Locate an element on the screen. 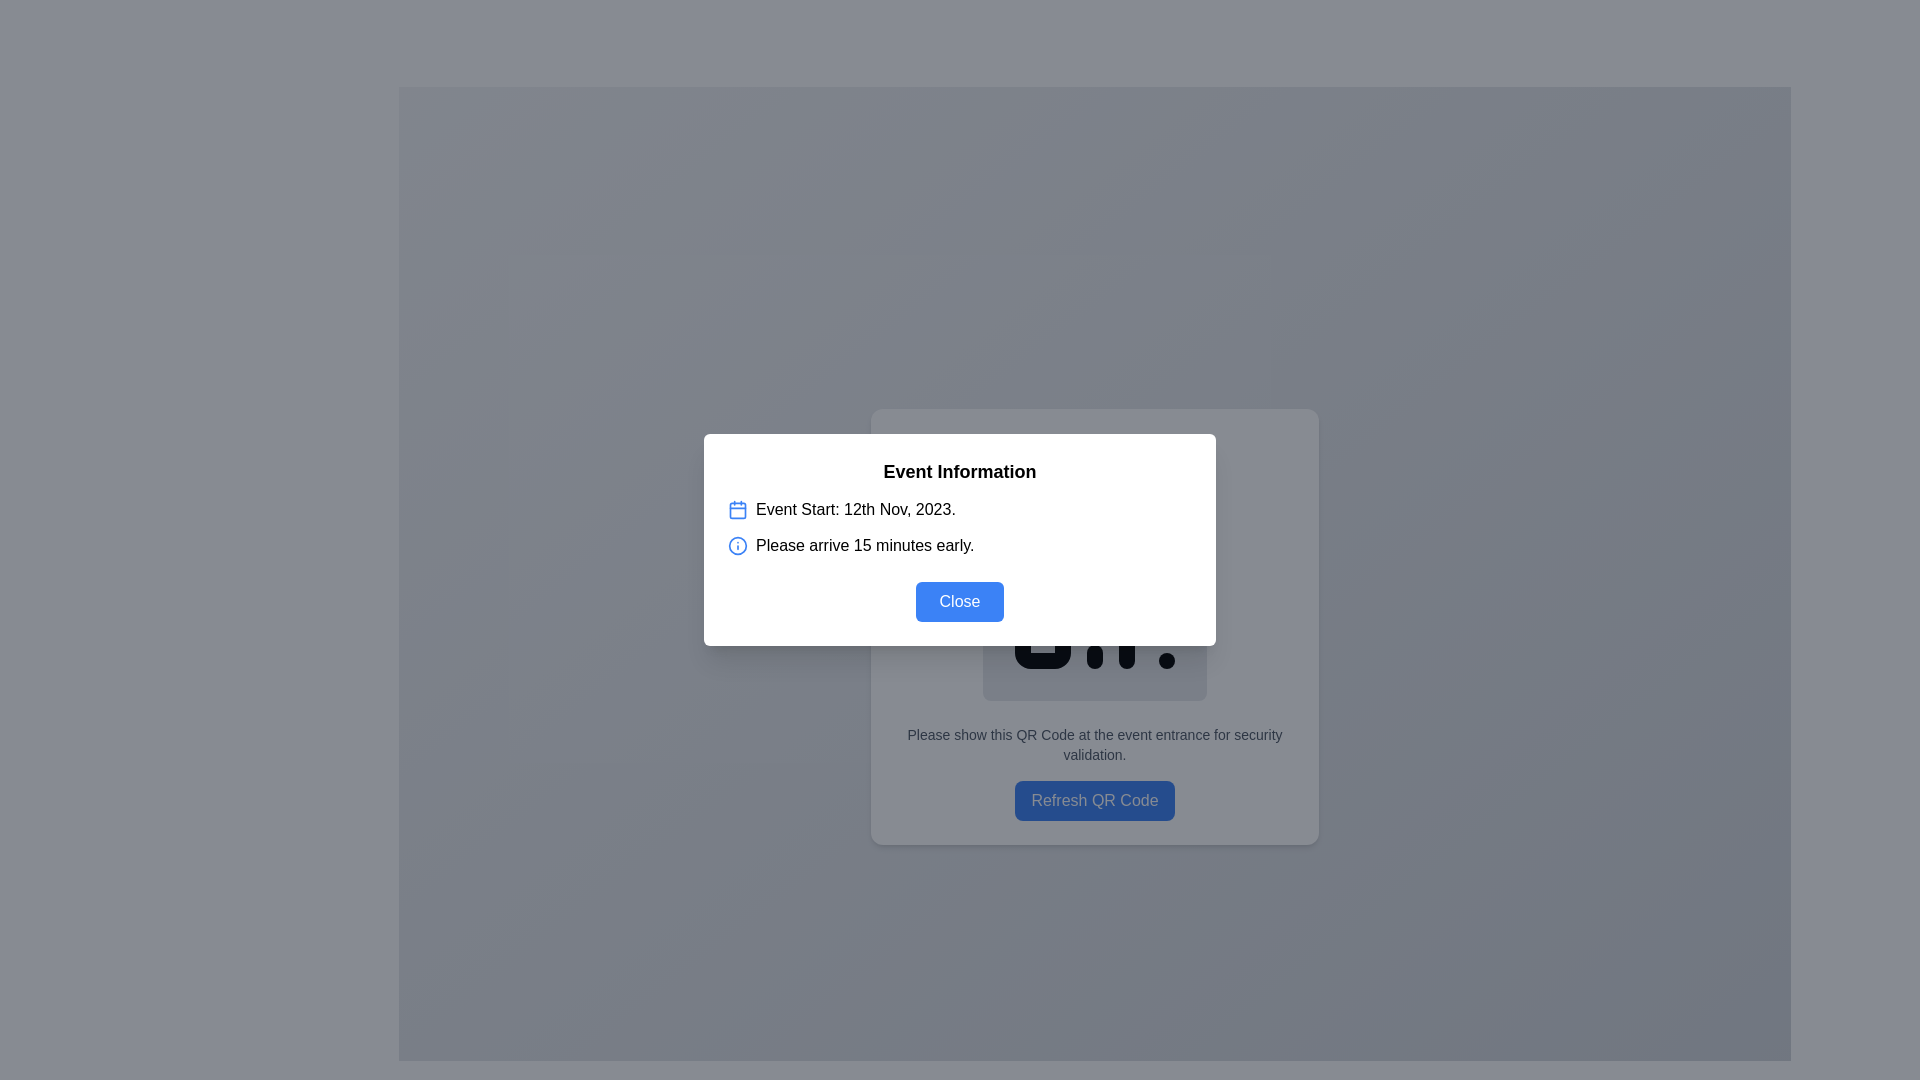  the text element reading 'Please arrive 15 minutes early.' which is positioned below the 'Event Start: 12th Nov, 2023.' text and above the 'Close' button is located at coordinates (865, 546).